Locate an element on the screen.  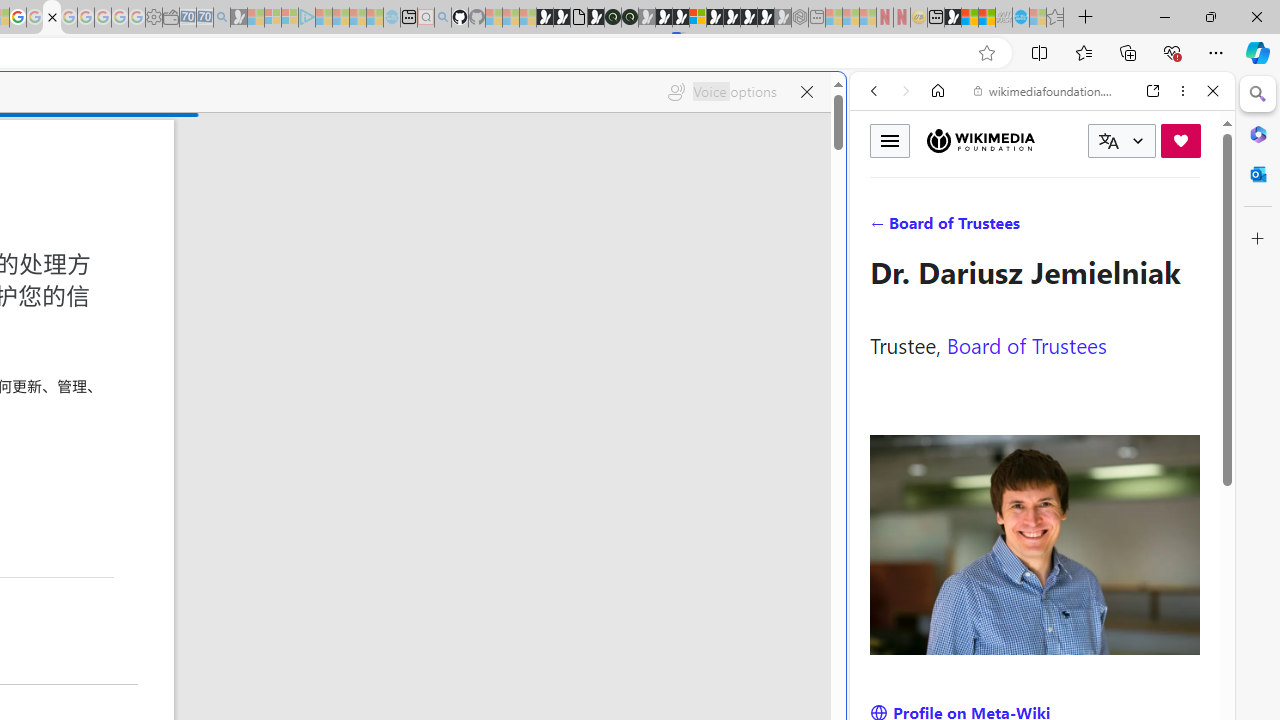
'Wikimedia Foundation' is located at coordinates (980, 140).